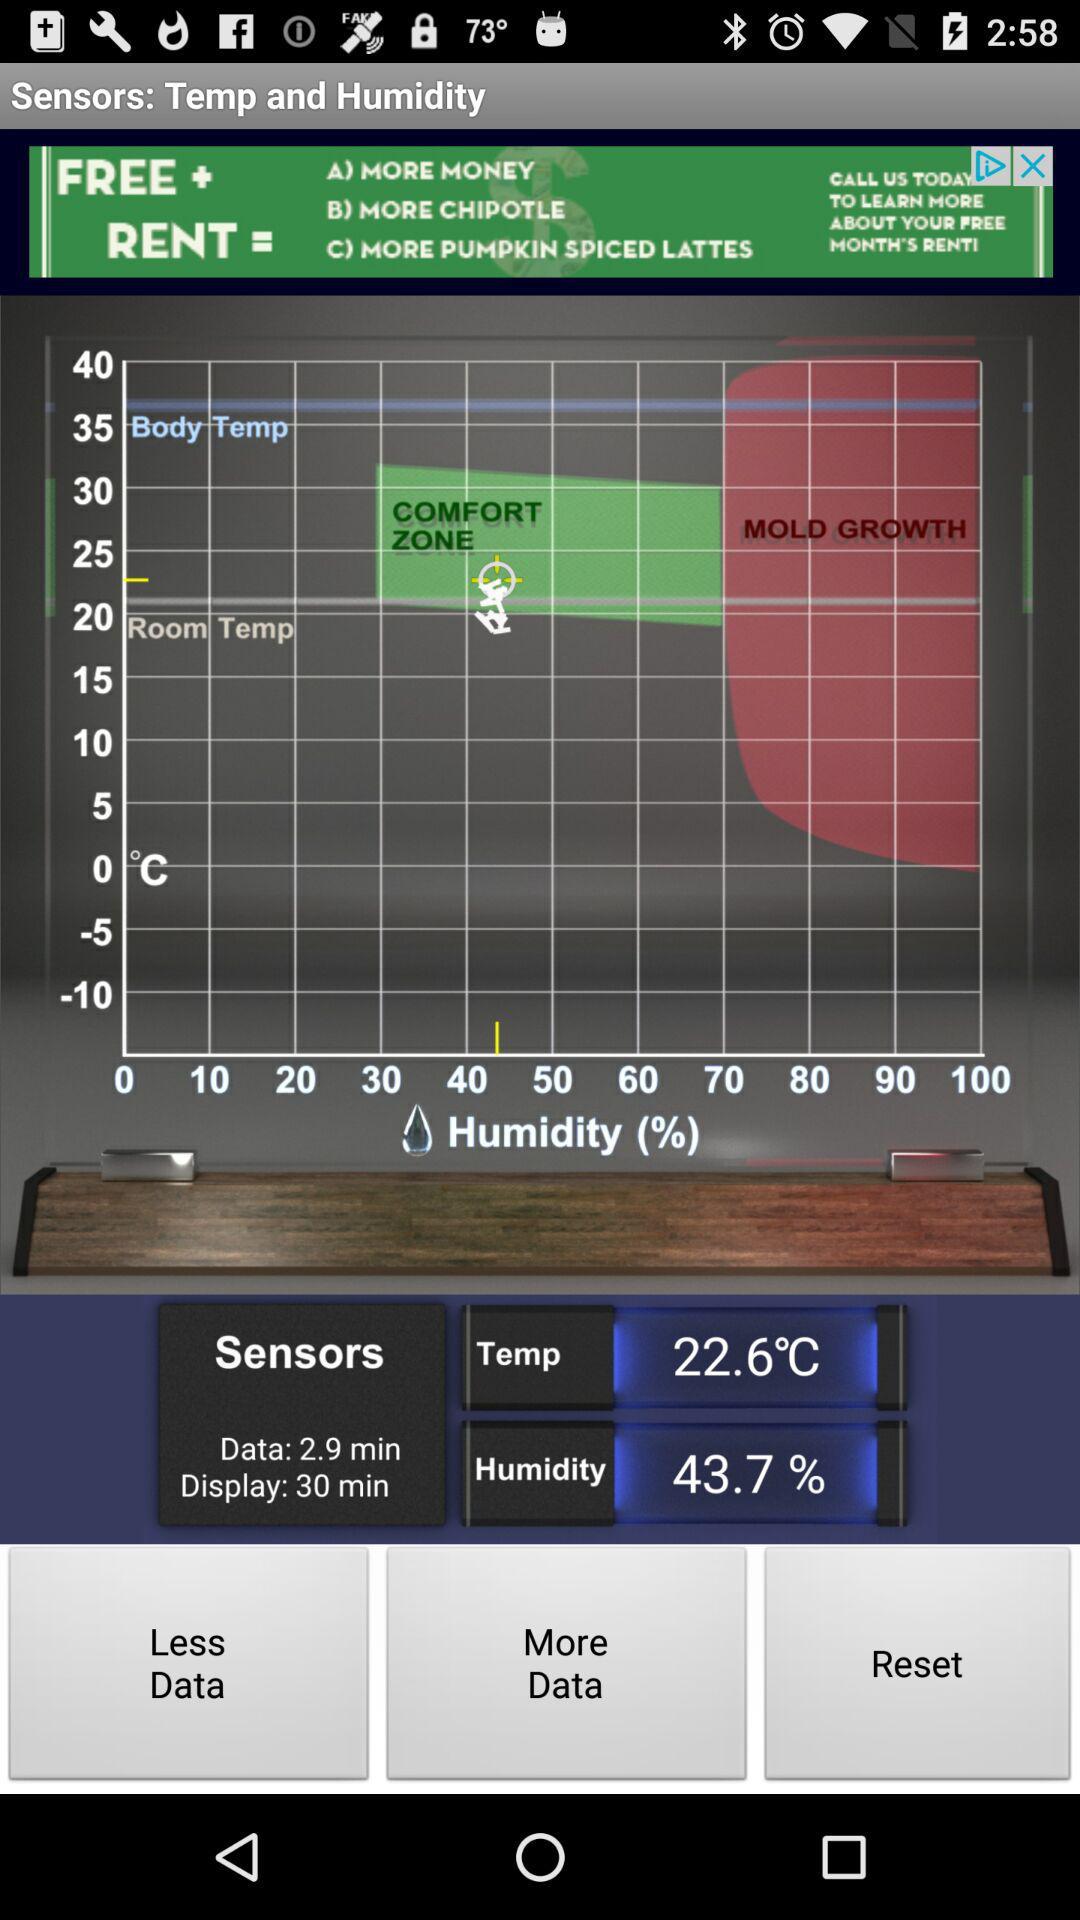 The image size is (1080, 1920). I want to click on less, so click(189, 1669).